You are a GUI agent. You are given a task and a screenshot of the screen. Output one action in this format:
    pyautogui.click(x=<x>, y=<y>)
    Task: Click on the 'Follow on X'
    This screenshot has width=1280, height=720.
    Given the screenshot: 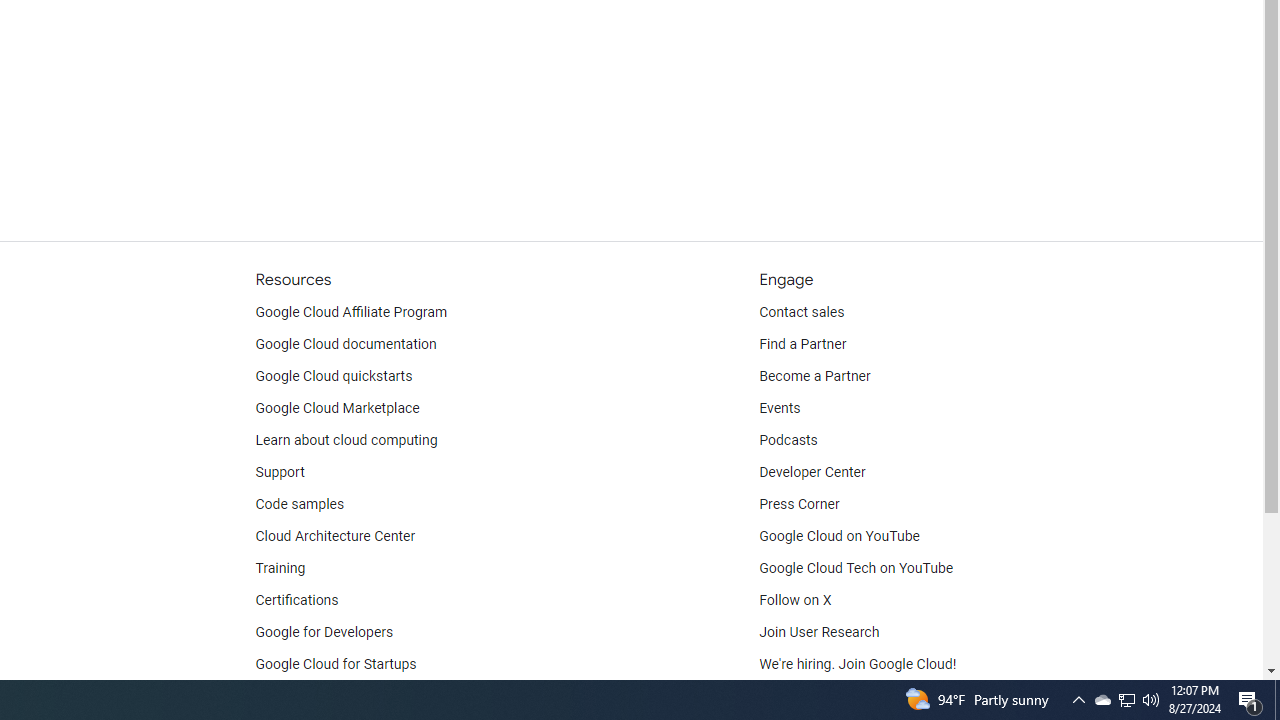 What is the action you would take?
    pyautogui.click(x=794, y=599)
    